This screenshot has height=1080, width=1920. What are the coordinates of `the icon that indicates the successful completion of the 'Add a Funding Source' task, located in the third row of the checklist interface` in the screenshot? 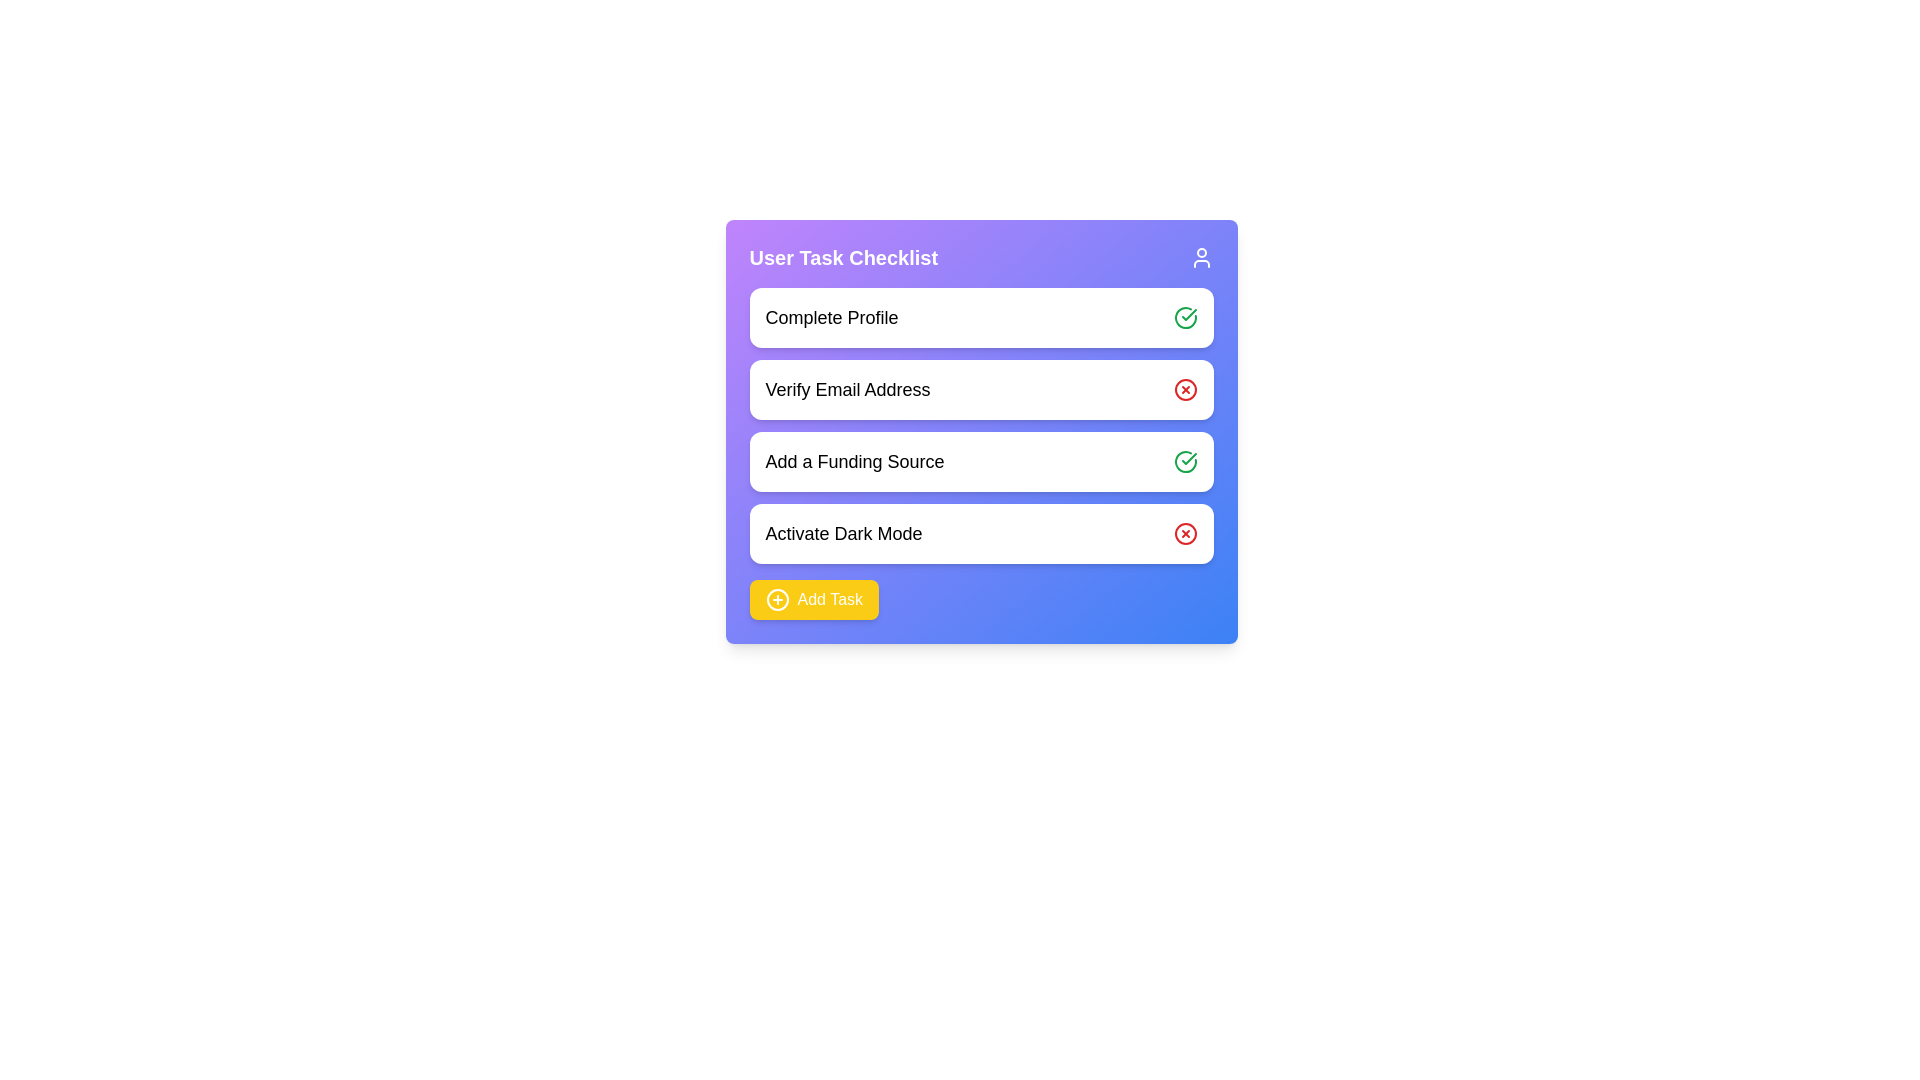 It's located at (1185, 462).